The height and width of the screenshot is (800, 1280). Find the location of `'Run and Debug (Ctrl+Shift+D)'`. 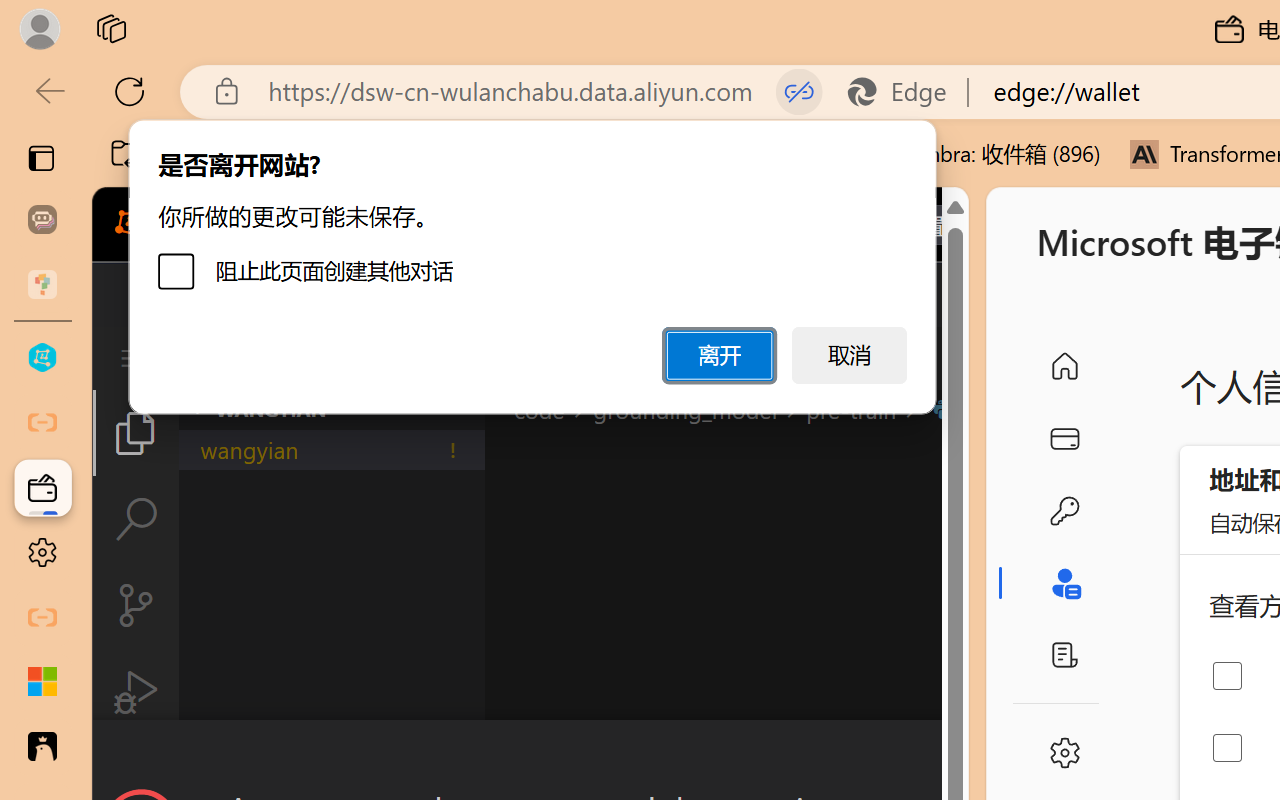

'Run and Debug (Ctrl+Shift+D)' is located at coordinates (134, 692).